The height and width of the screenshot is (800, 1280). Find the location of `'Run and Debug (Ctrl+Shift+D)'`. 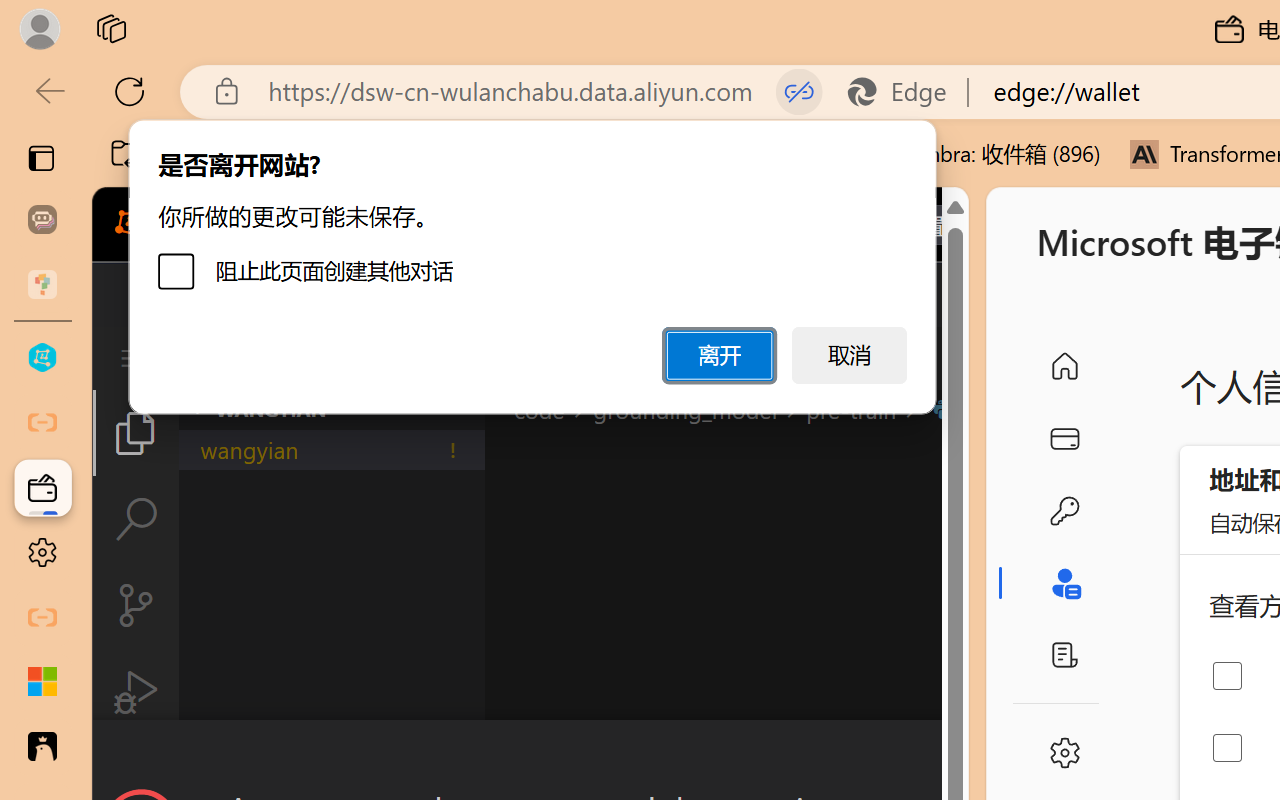

'Run and Debug (Ctrl+Shift+D)' is located at coordinates (134, 692).